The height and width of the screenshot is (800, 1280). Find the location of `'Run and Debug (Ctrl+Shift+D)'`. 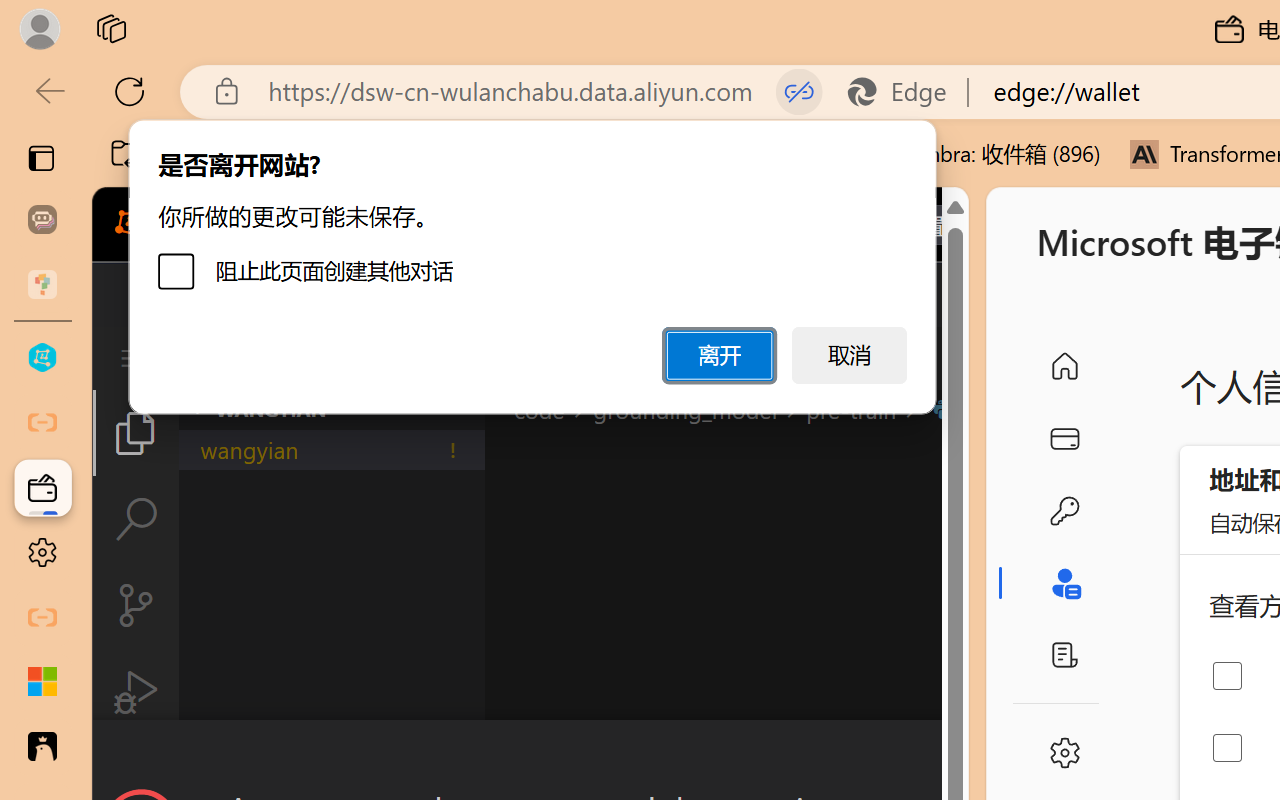

'Run and Debug (Ctrl+Shift+D)' is located at coordinates (134, 692).